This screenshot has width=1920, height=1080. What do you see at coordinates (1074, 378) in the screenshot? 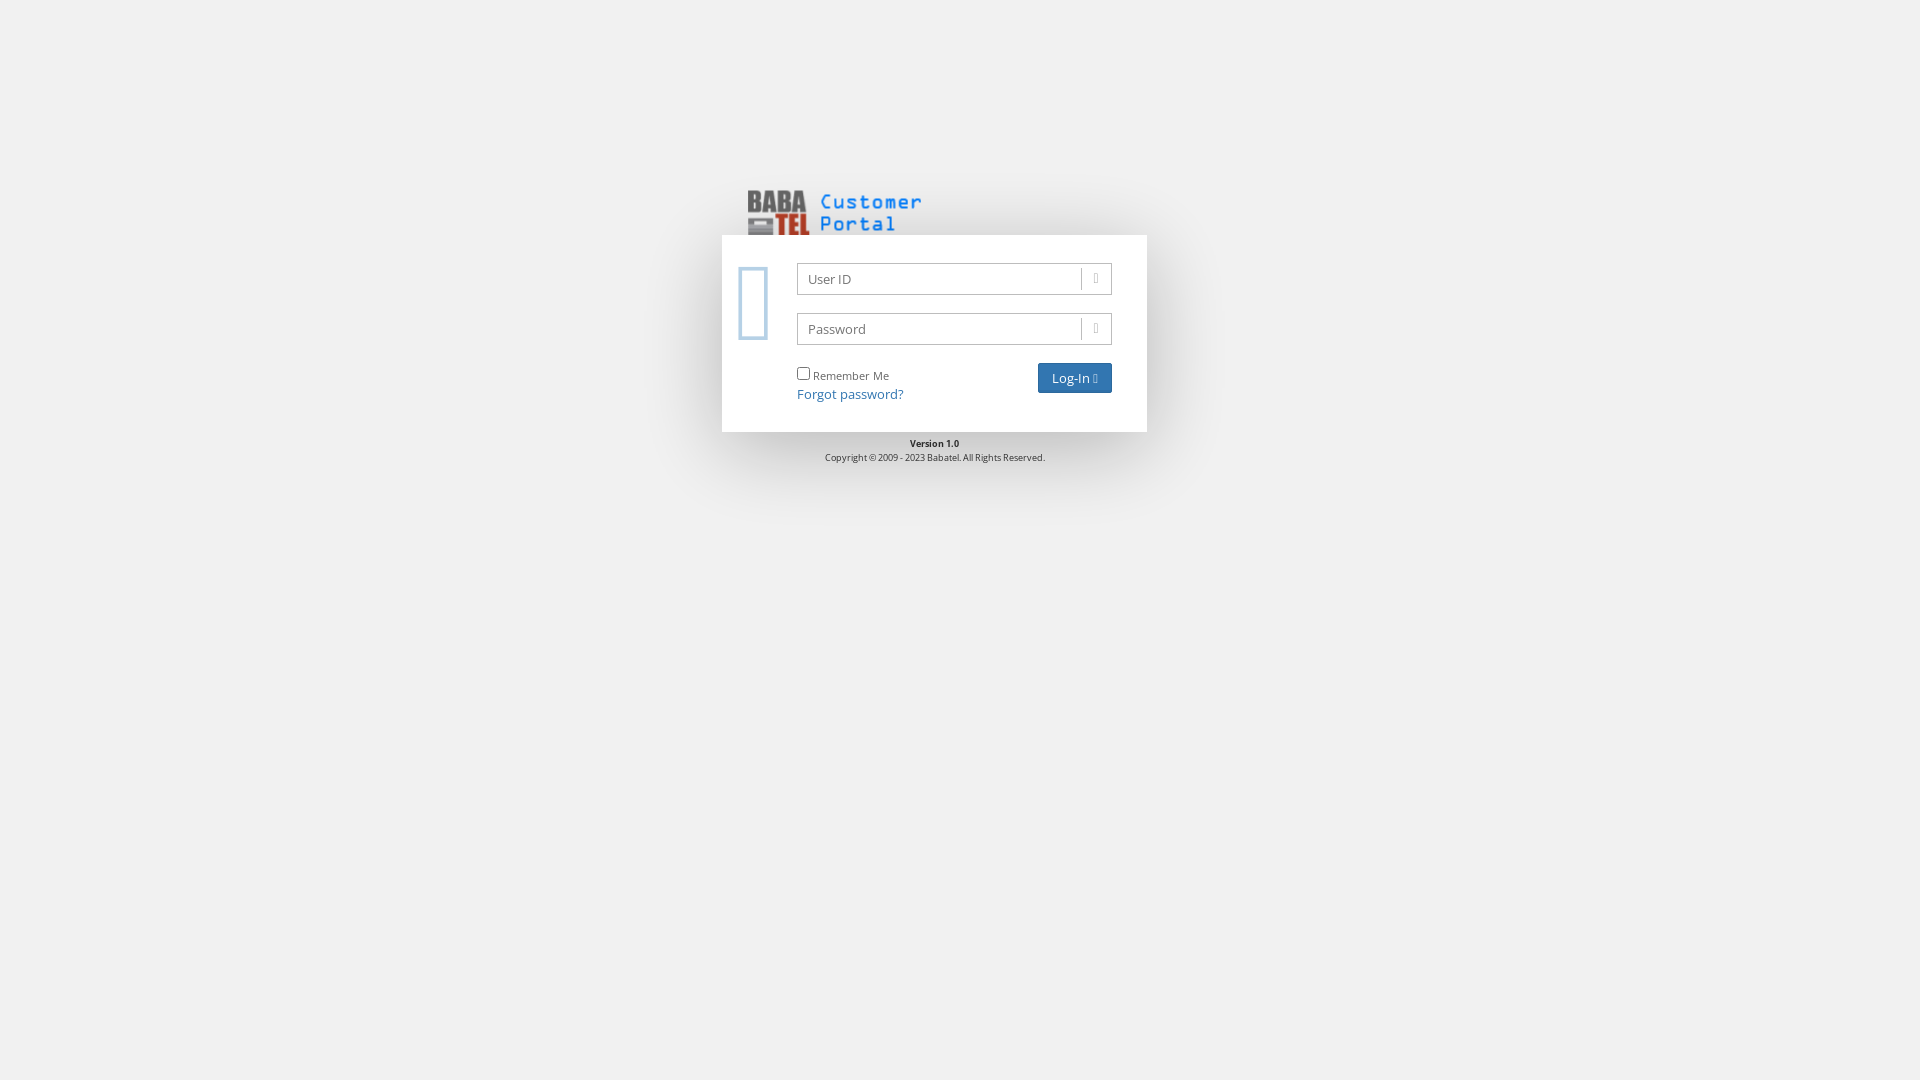
I see `'Log-In'` at bounding box center [1074, 378].